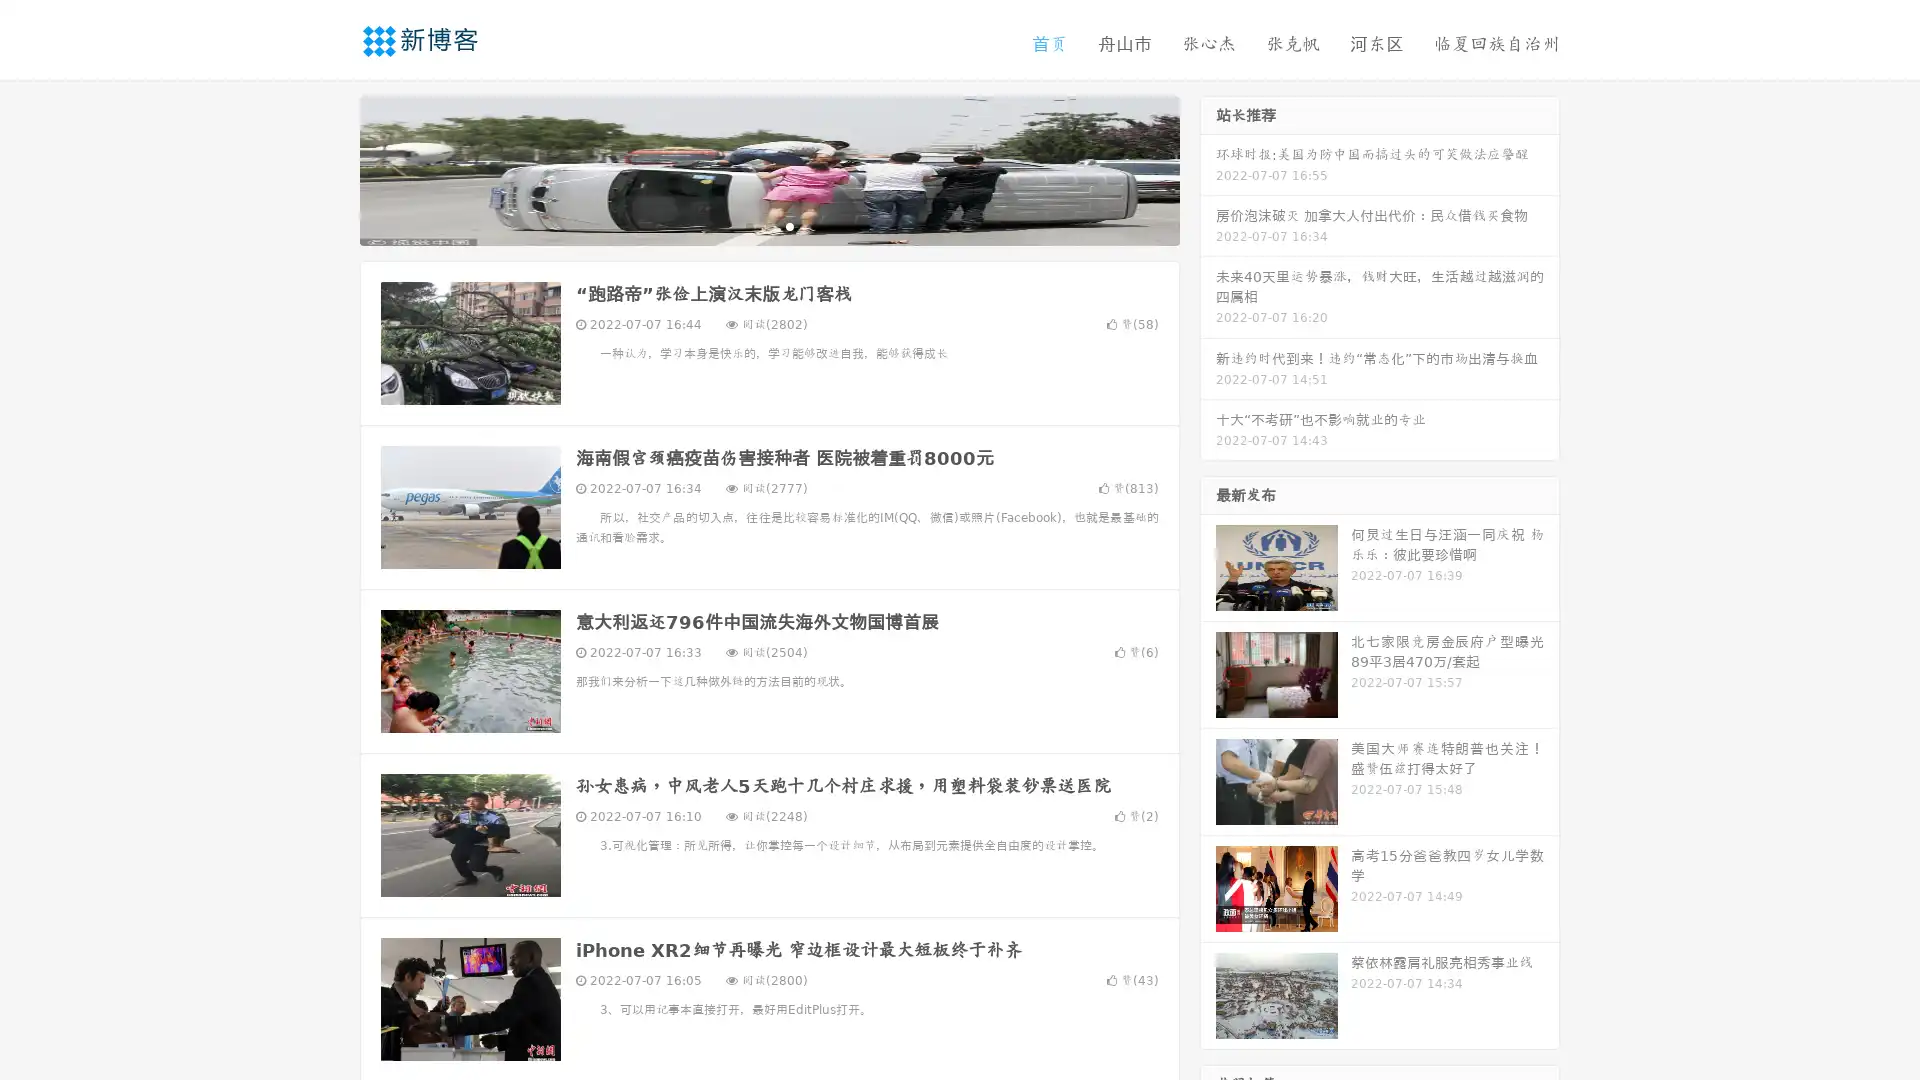 The height and width of the screenshot is (1080, 1920). I want to click on Go to slide 1, so click(748, 225).